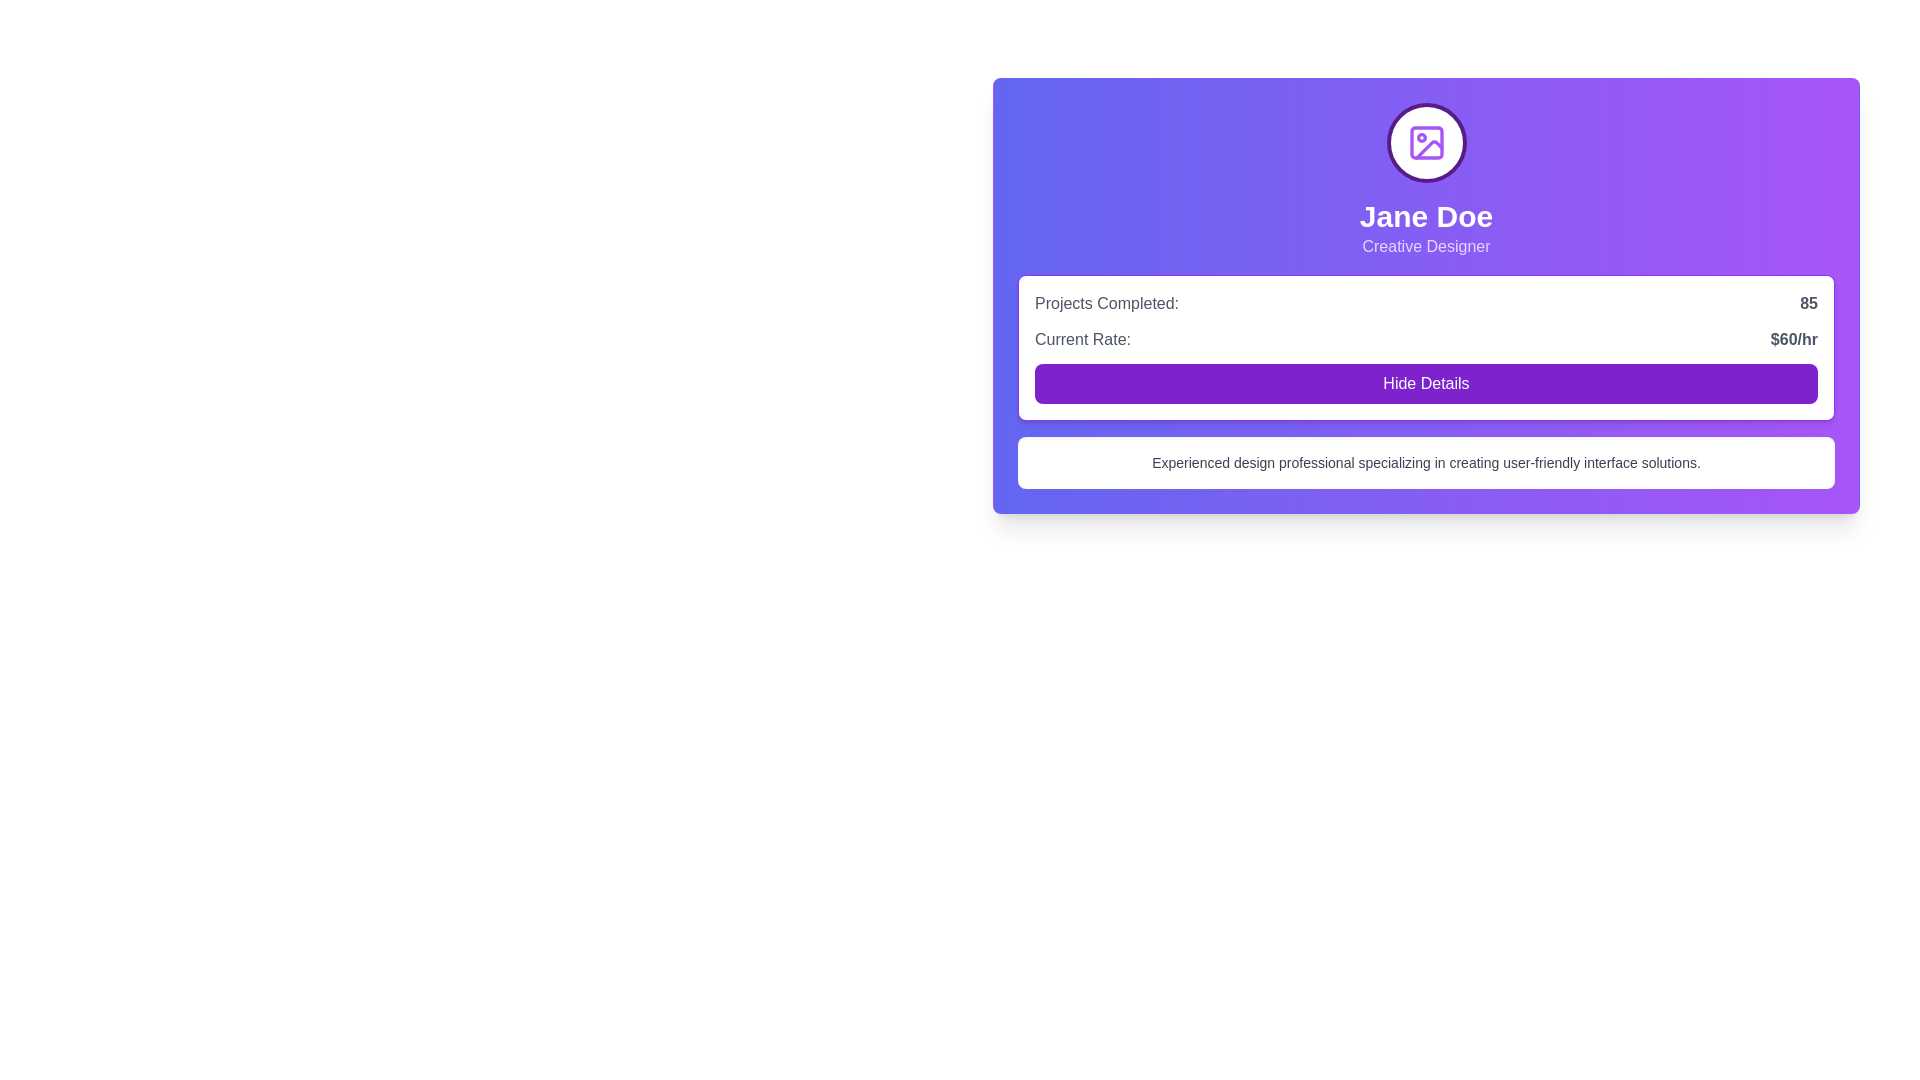 This screenshot has height=1080, width=1920. Describe the element at coordinates (1425, 384) in the screenshot. I see `the purple button labeled 'Hide Details' to observe the hover effect` at that location.